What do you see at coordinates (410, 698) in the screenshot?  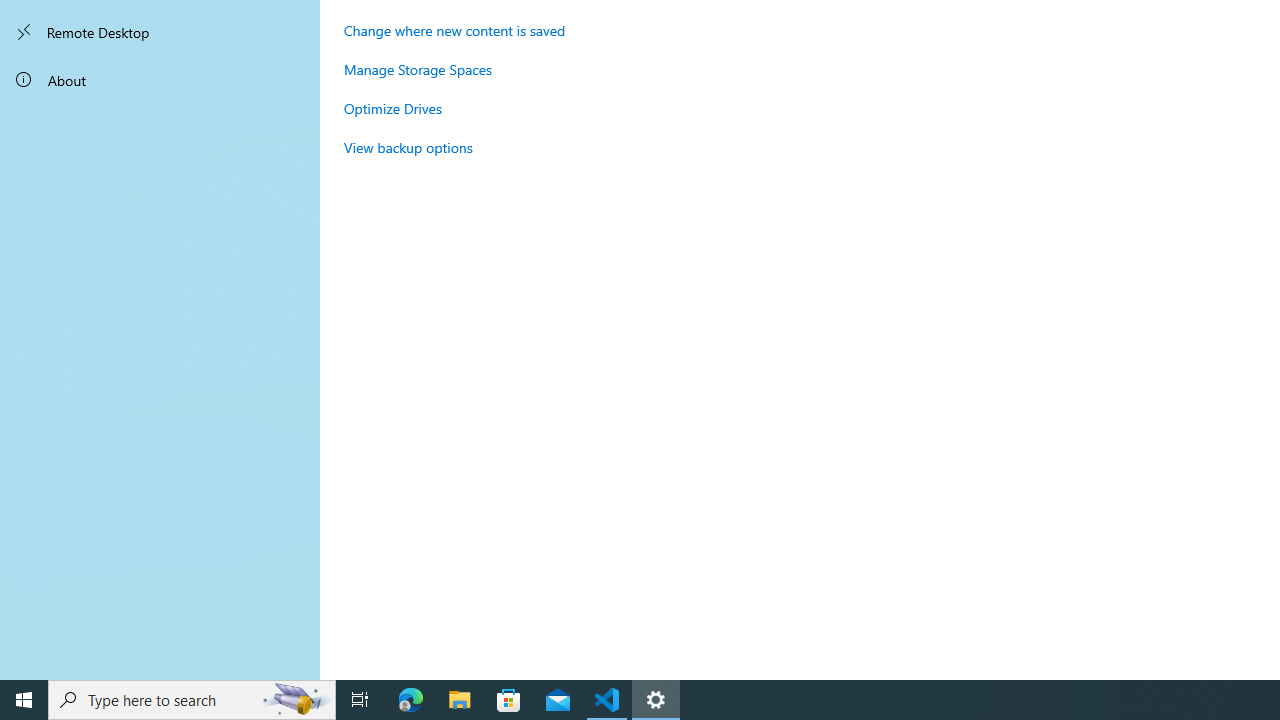 I see `'Microsoft Edge'` at bounding box center [410, 698].